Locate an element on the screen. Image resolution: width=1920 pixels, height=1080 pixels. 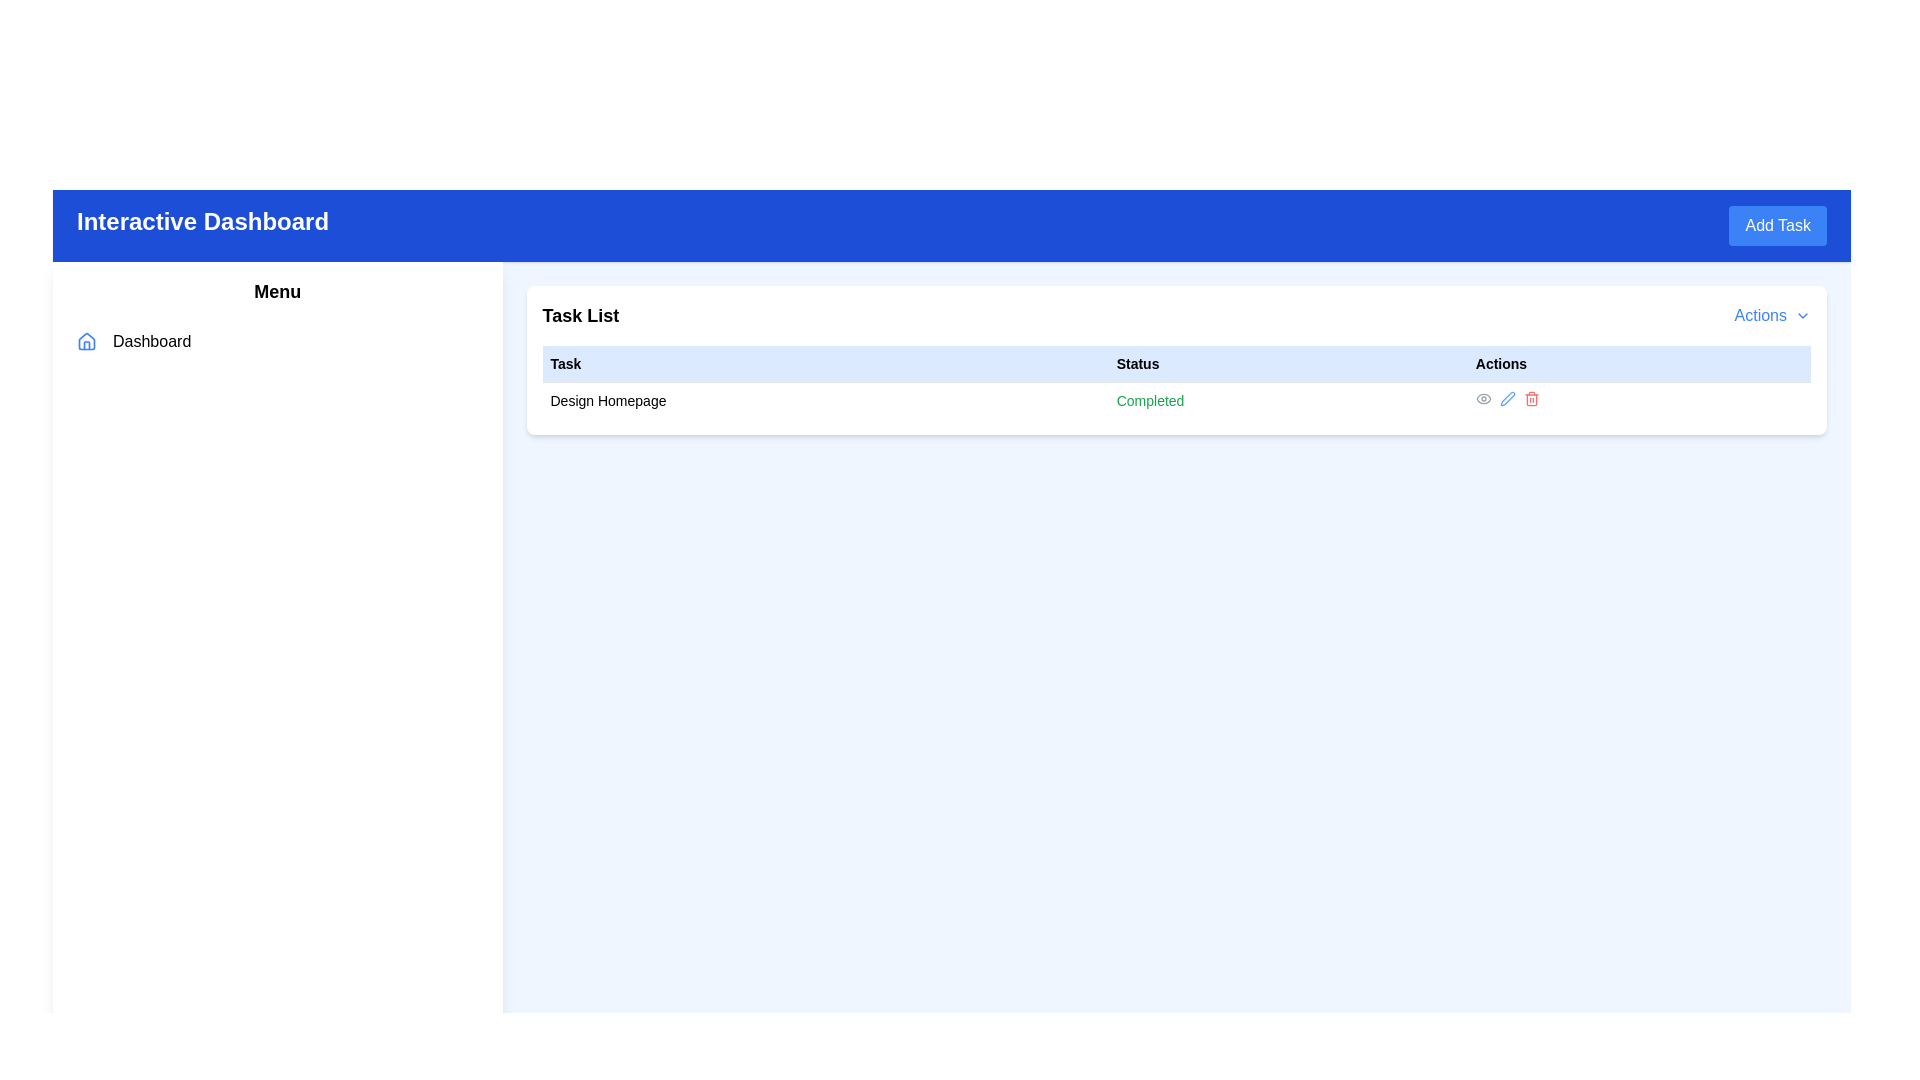
the red trashcan icon button in the 'Actions' column corresponding to the task 'Design Homepage' is located at coordinates (1530, 398).